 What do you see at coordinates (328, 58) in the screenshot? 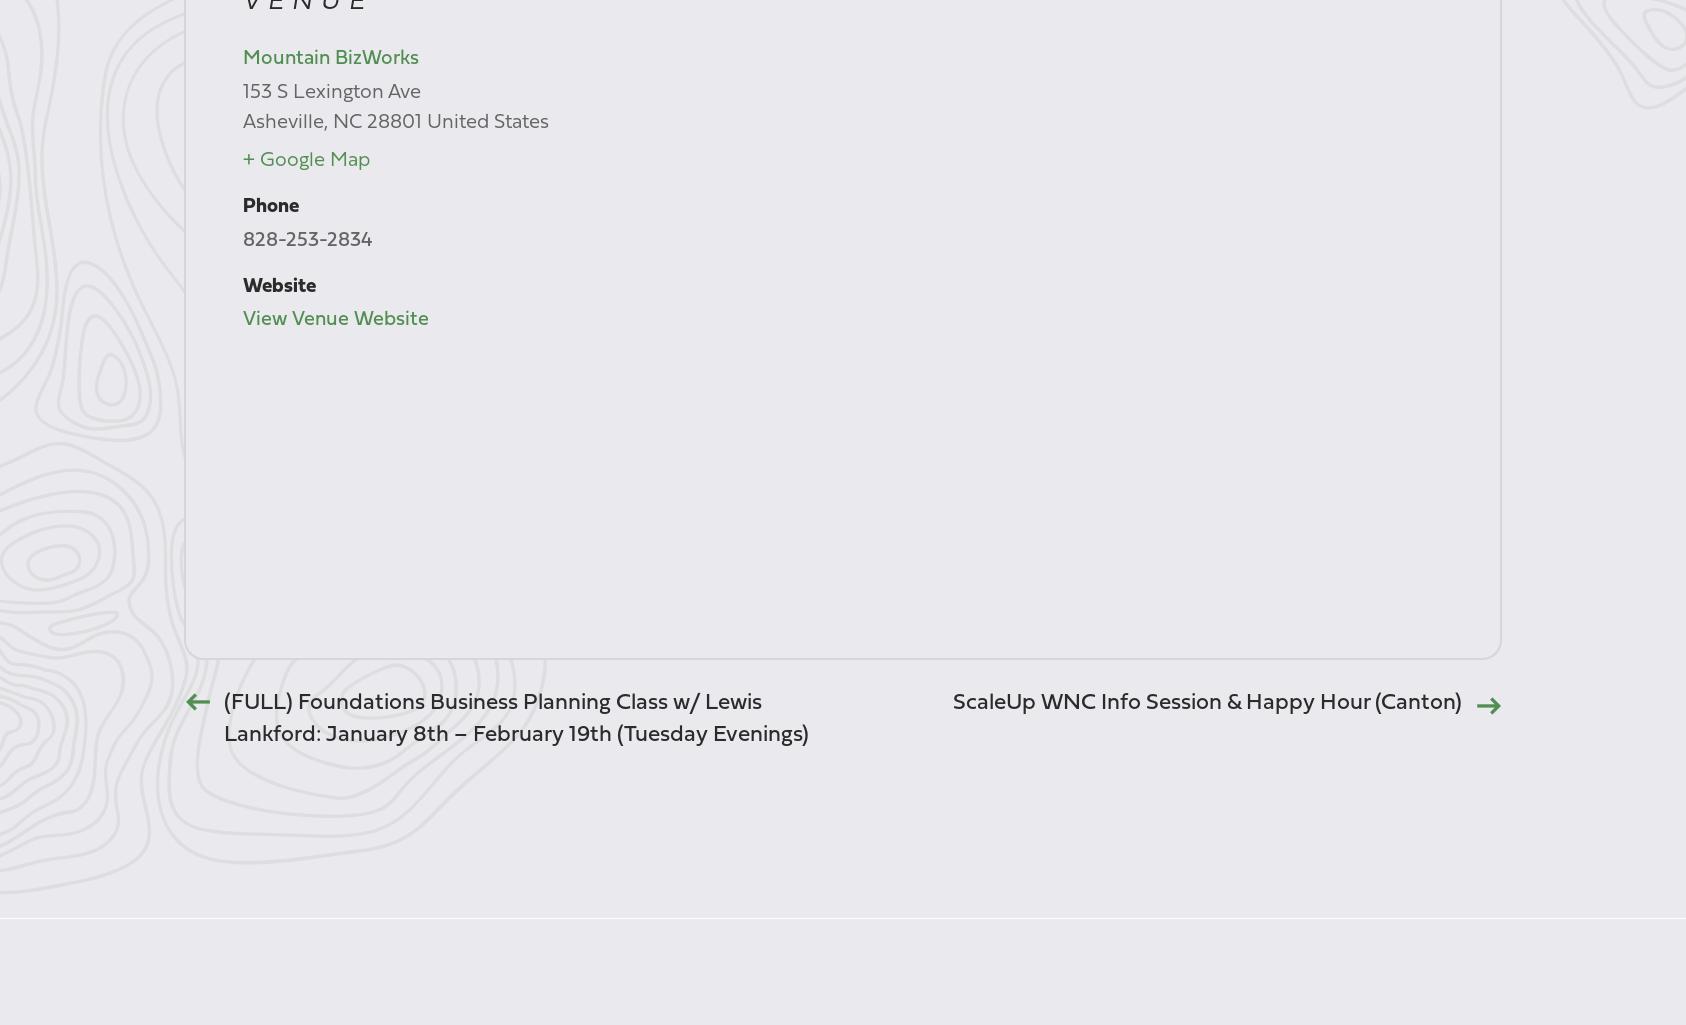
I see `'Mountain BizWorks'` at bounding box center [328, 58].